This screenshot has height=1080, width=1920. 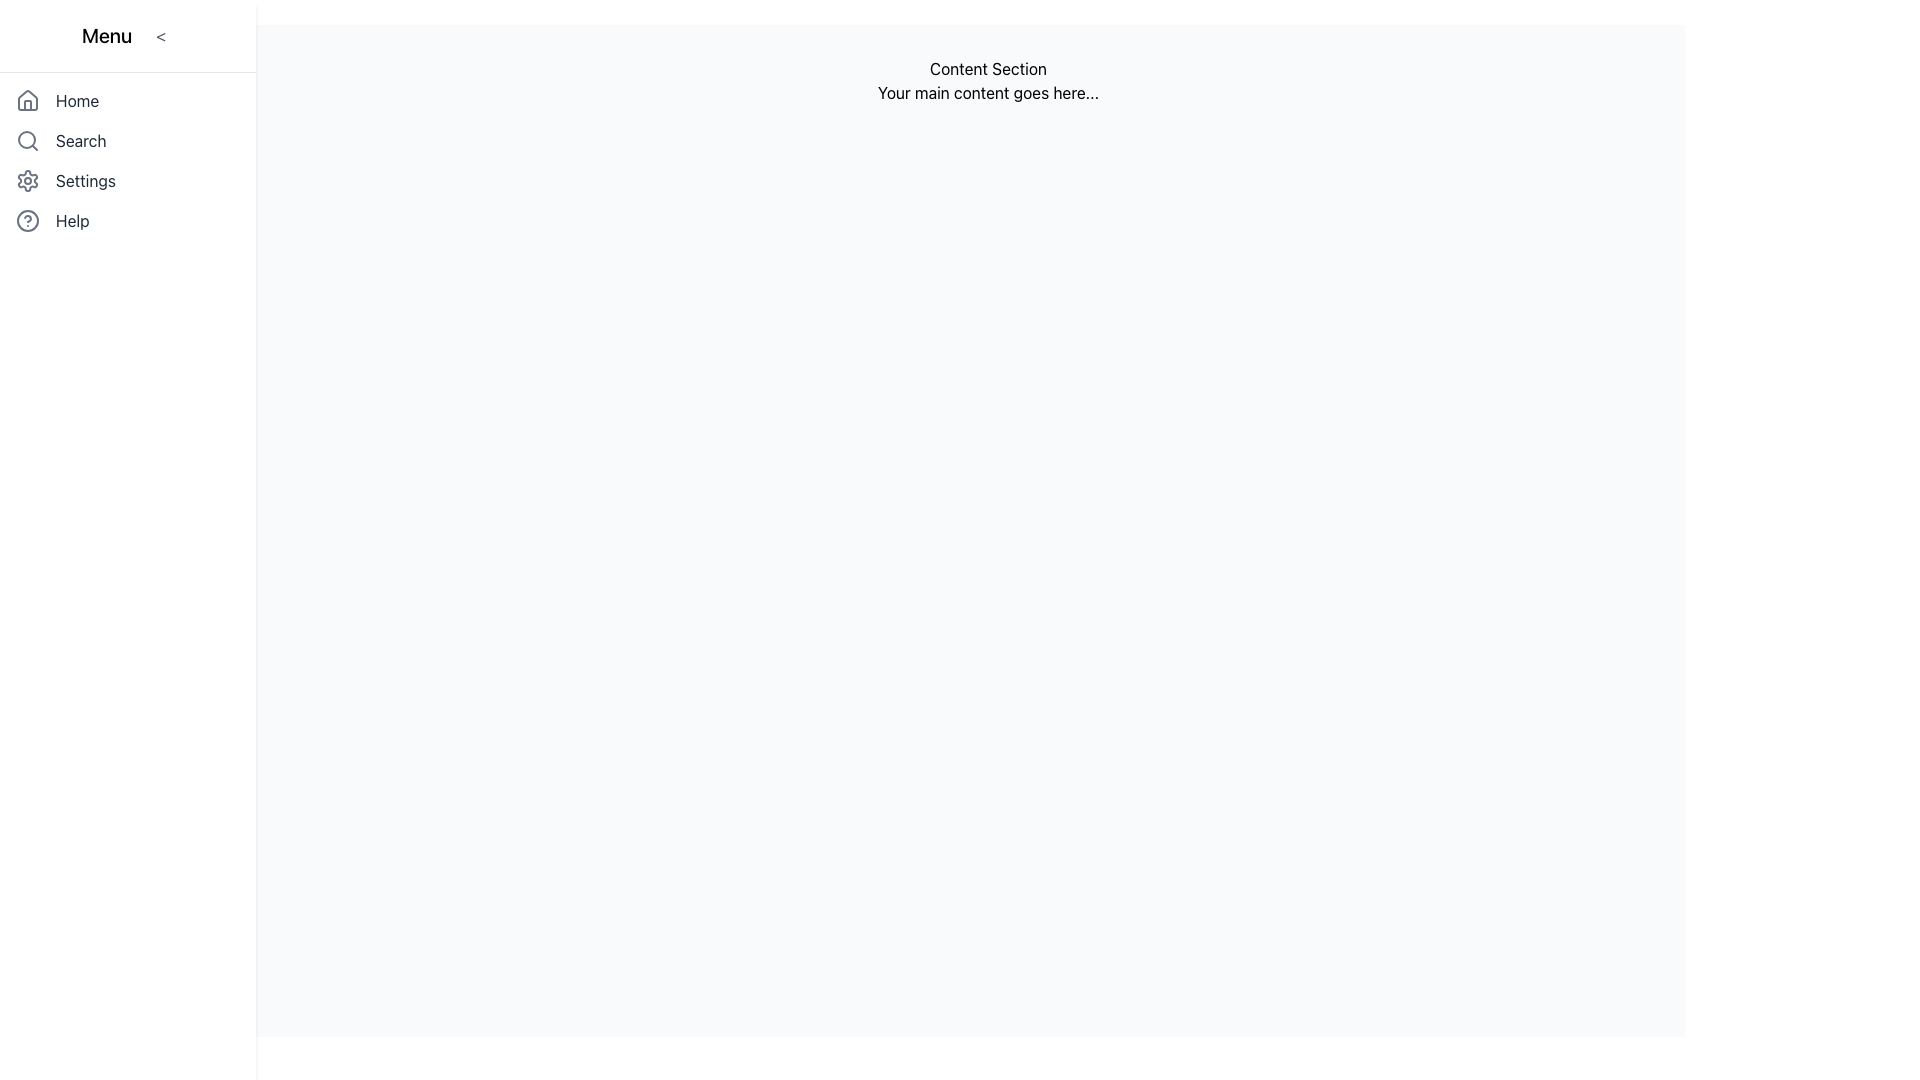 I want to click on the magnifying glass icon, which is styled as a line drawing and is part of the 'Search' interactive area located beneath the 'Home' menu item, so click(x=28, y=140).